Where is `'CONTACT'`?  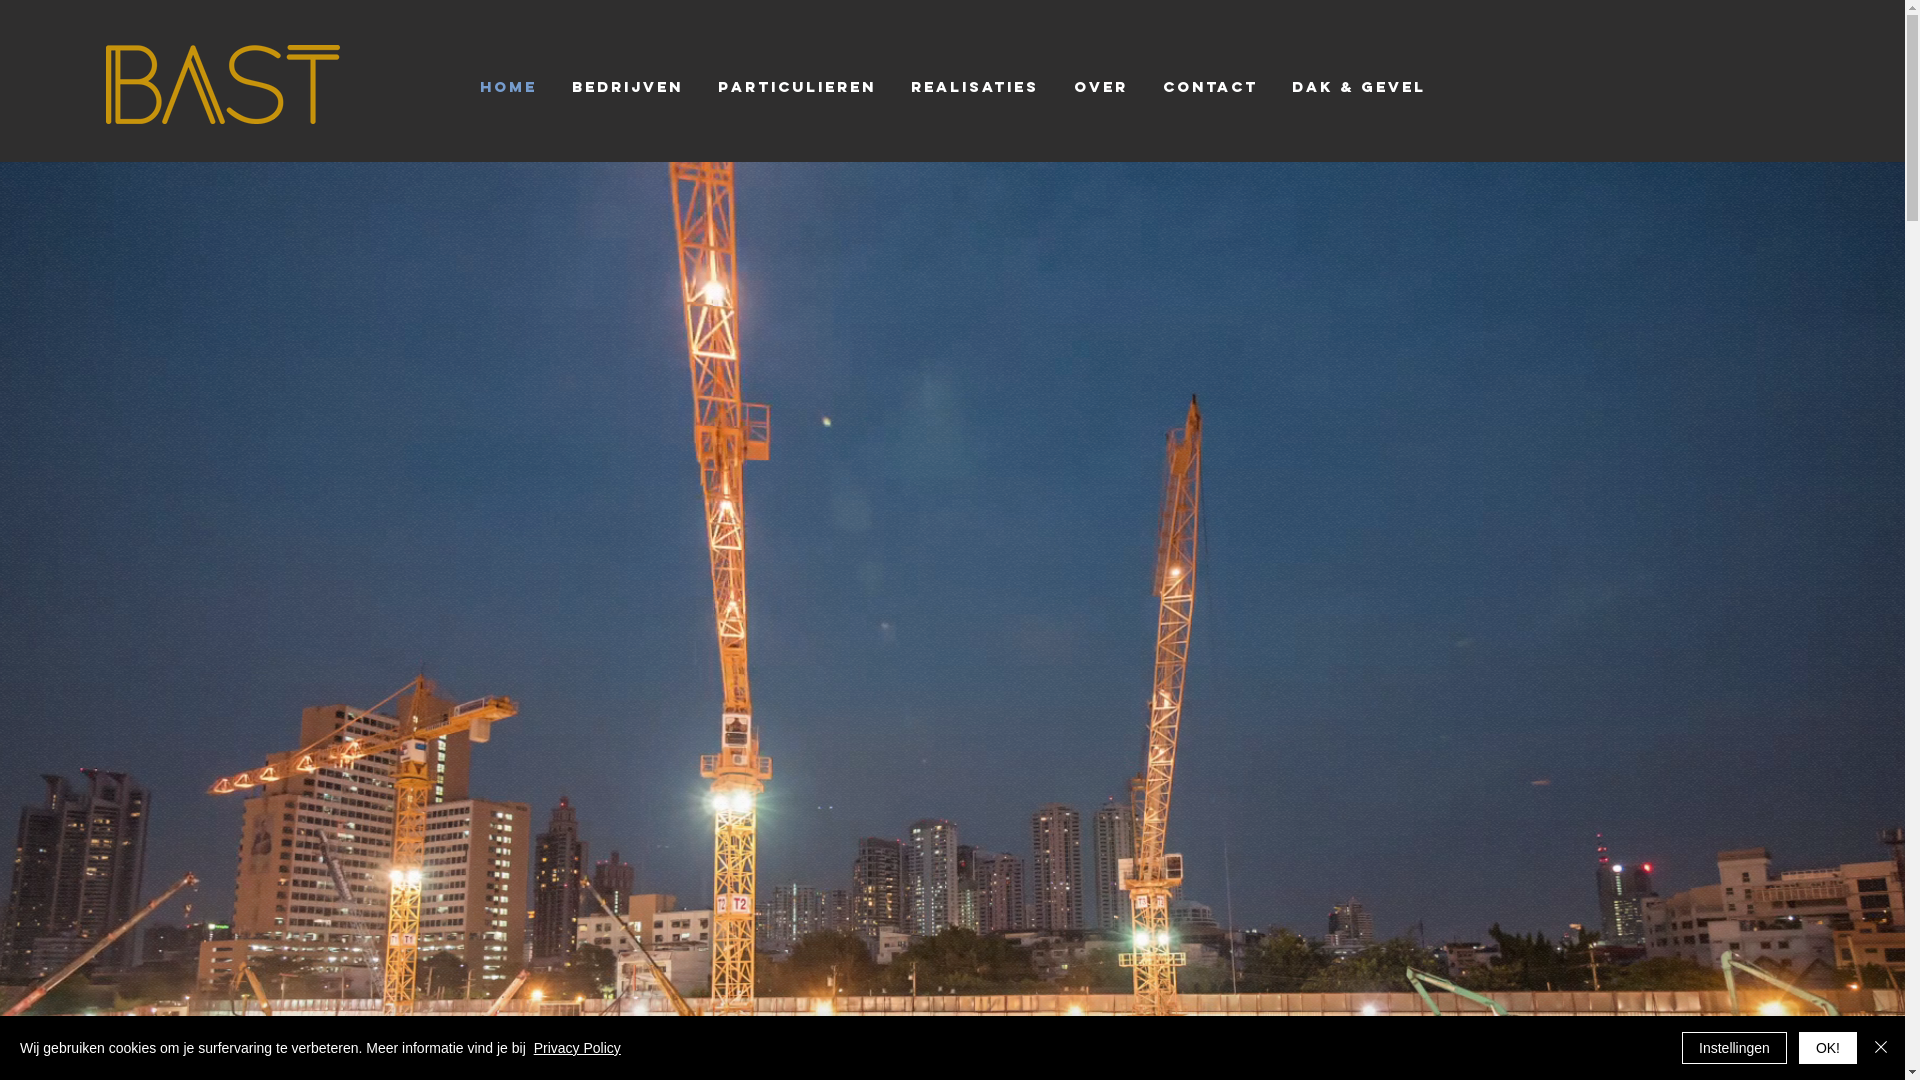
'CONTACT' is located at coordinates (1209, 86).